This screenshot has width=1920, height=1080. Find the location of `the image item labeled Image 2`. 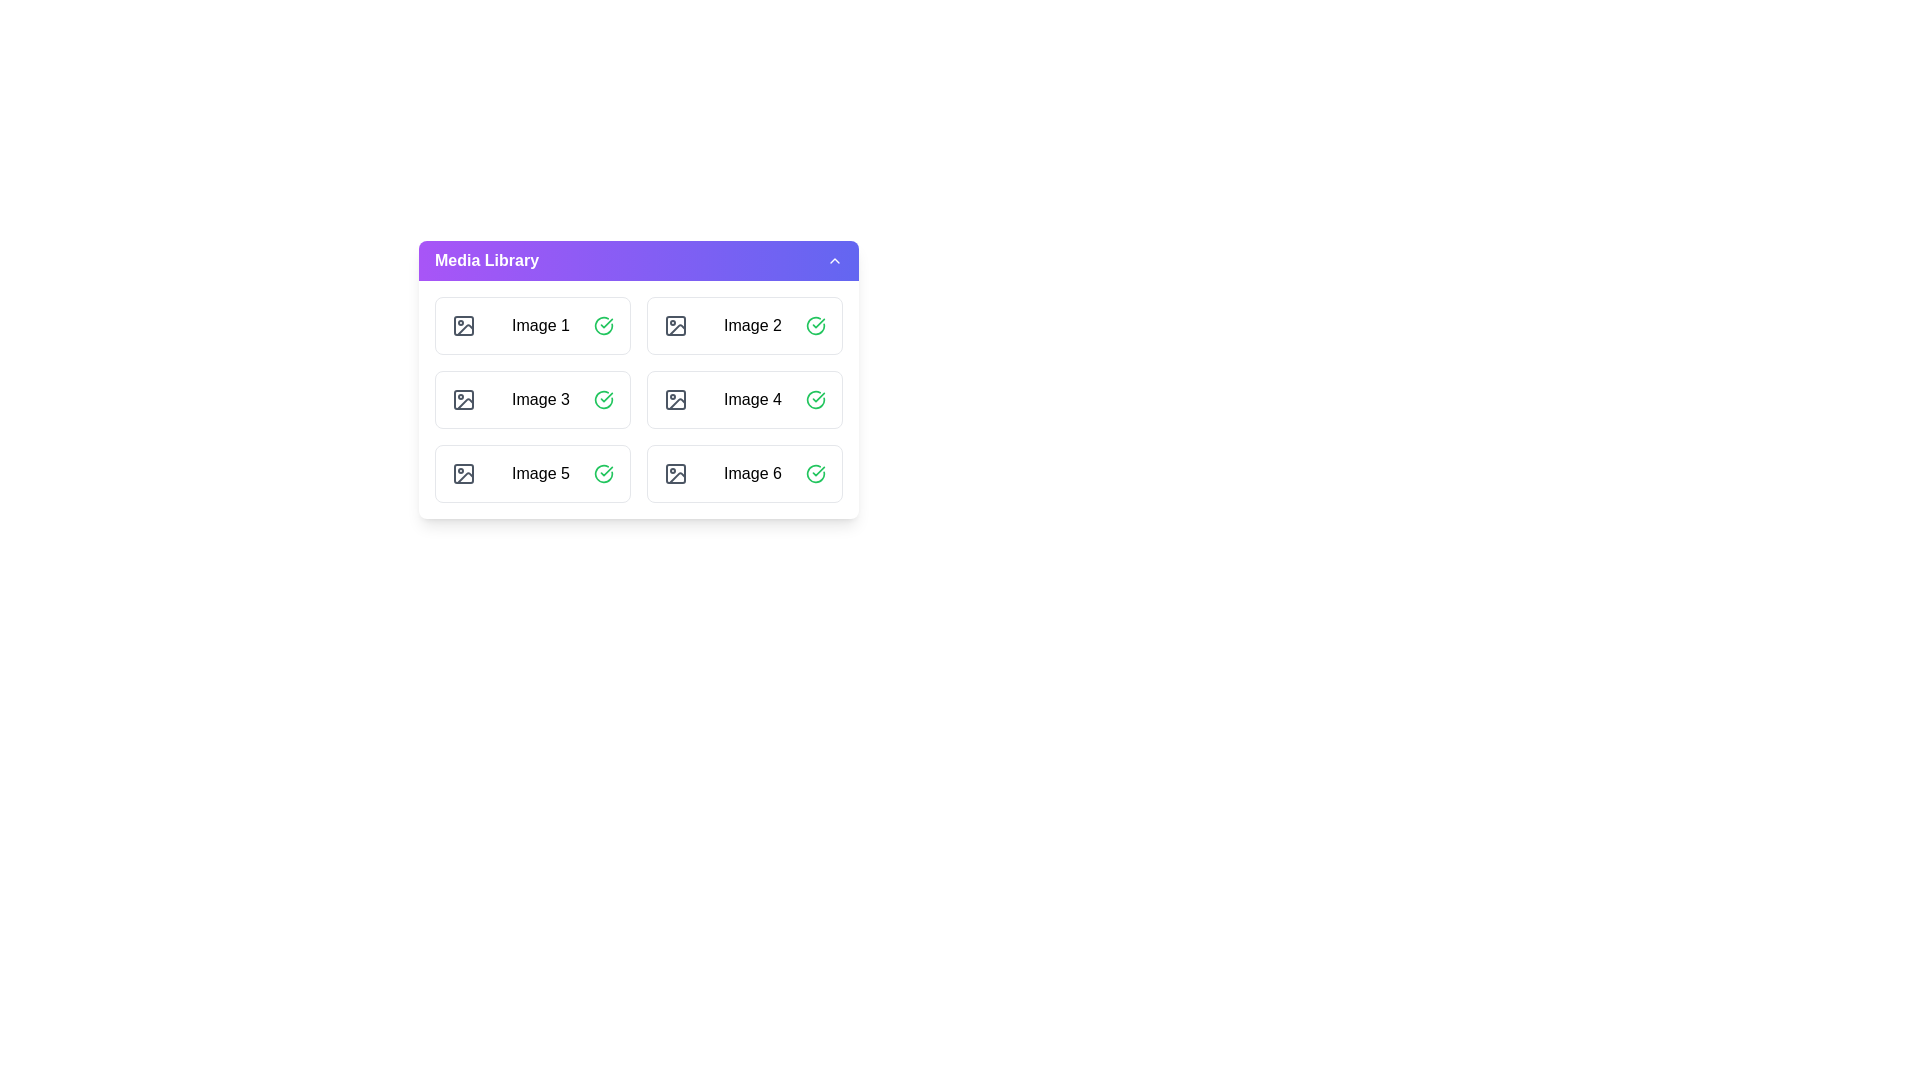

the image item labeled Image 2 is located at coordinates (743, 325).